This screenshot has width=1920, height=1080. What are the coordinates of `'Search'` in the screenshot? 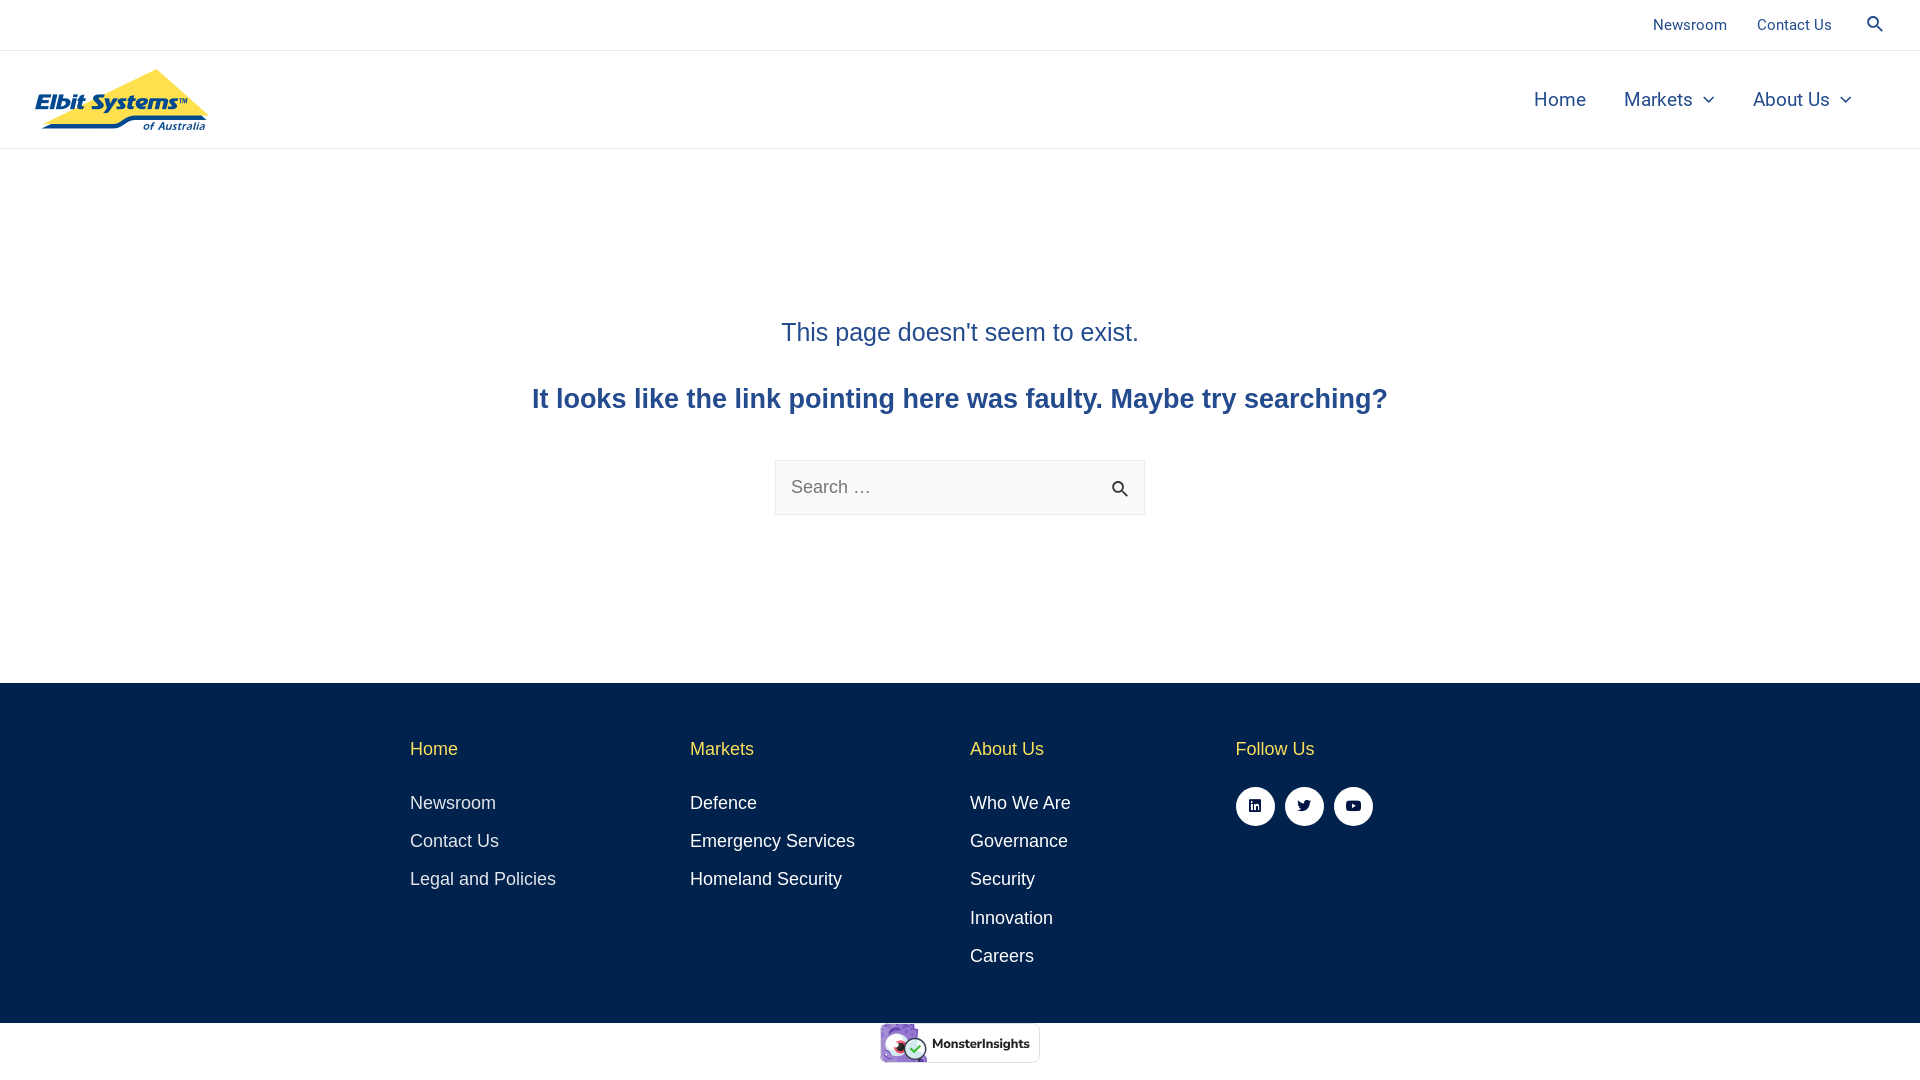 It's located at (1098, 482).